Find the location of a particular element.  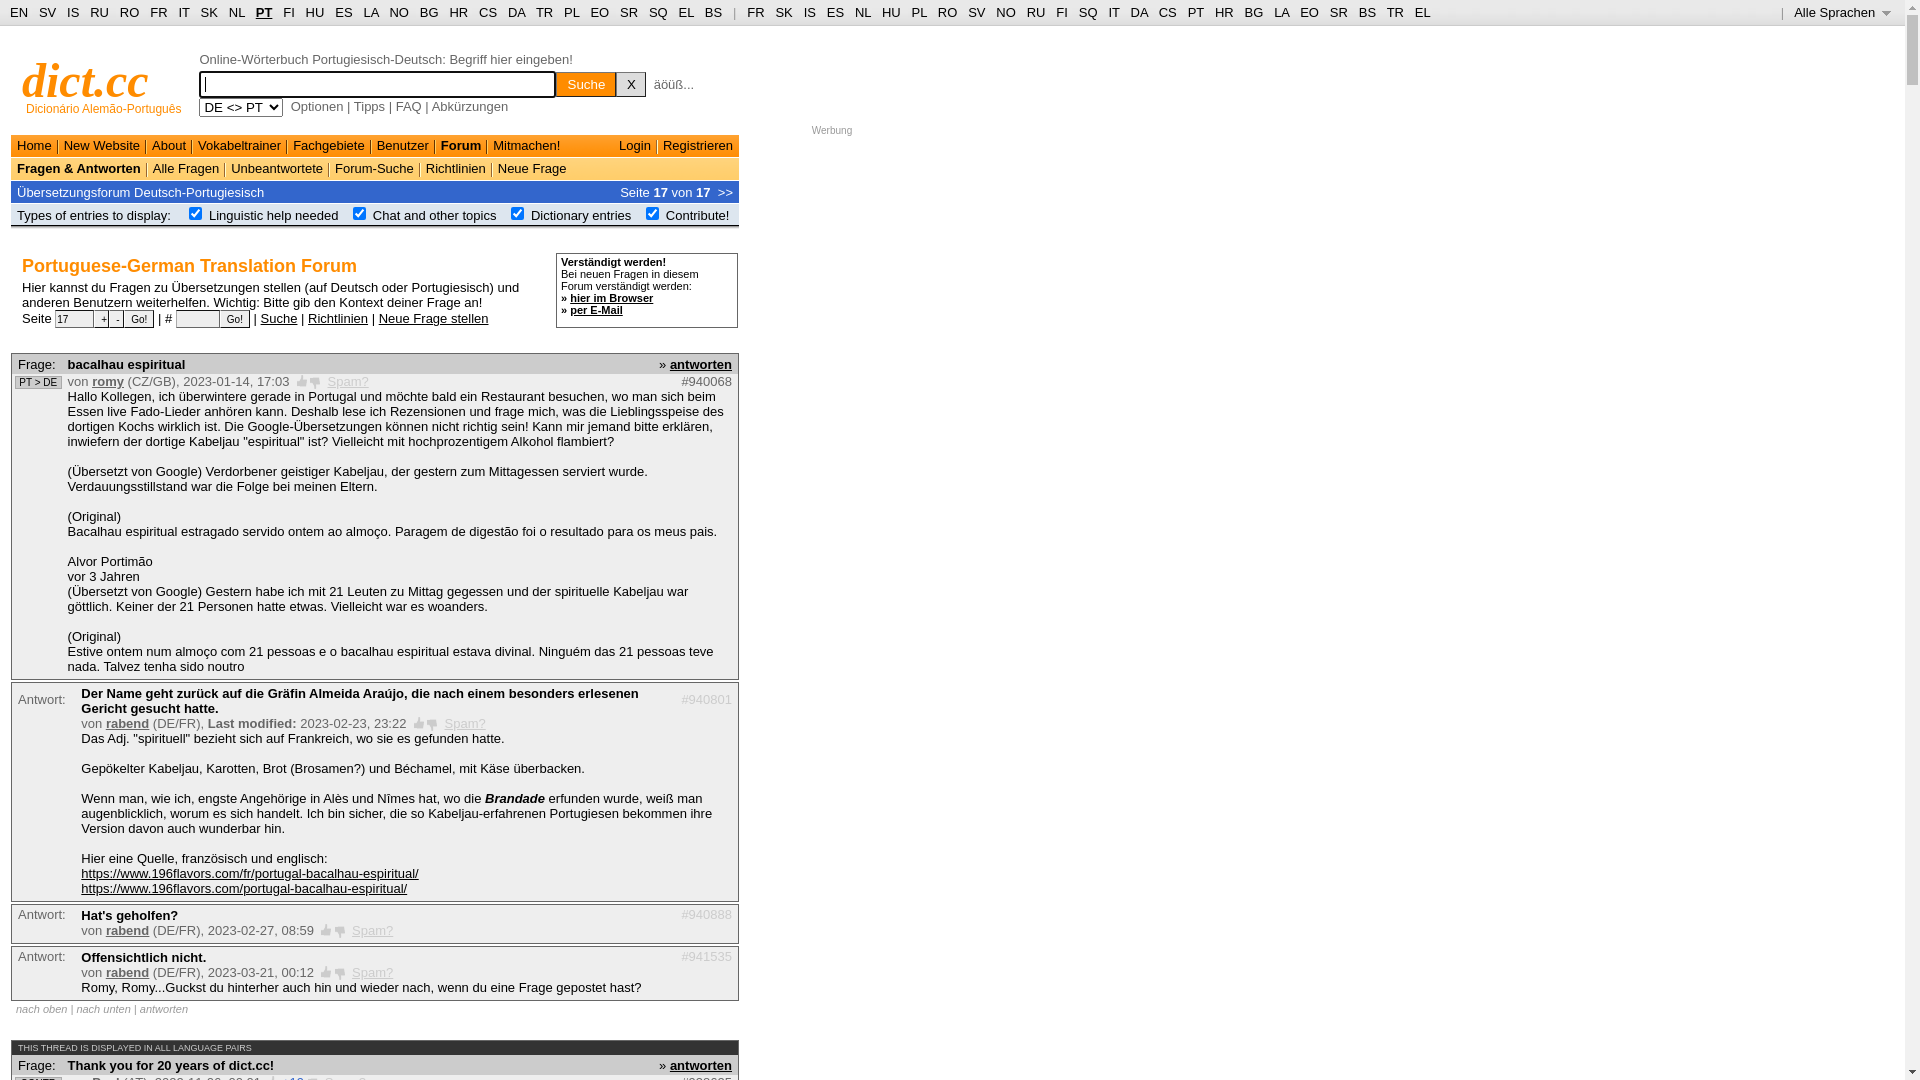

'Neue Frage' is located at coordinates (498, 167).